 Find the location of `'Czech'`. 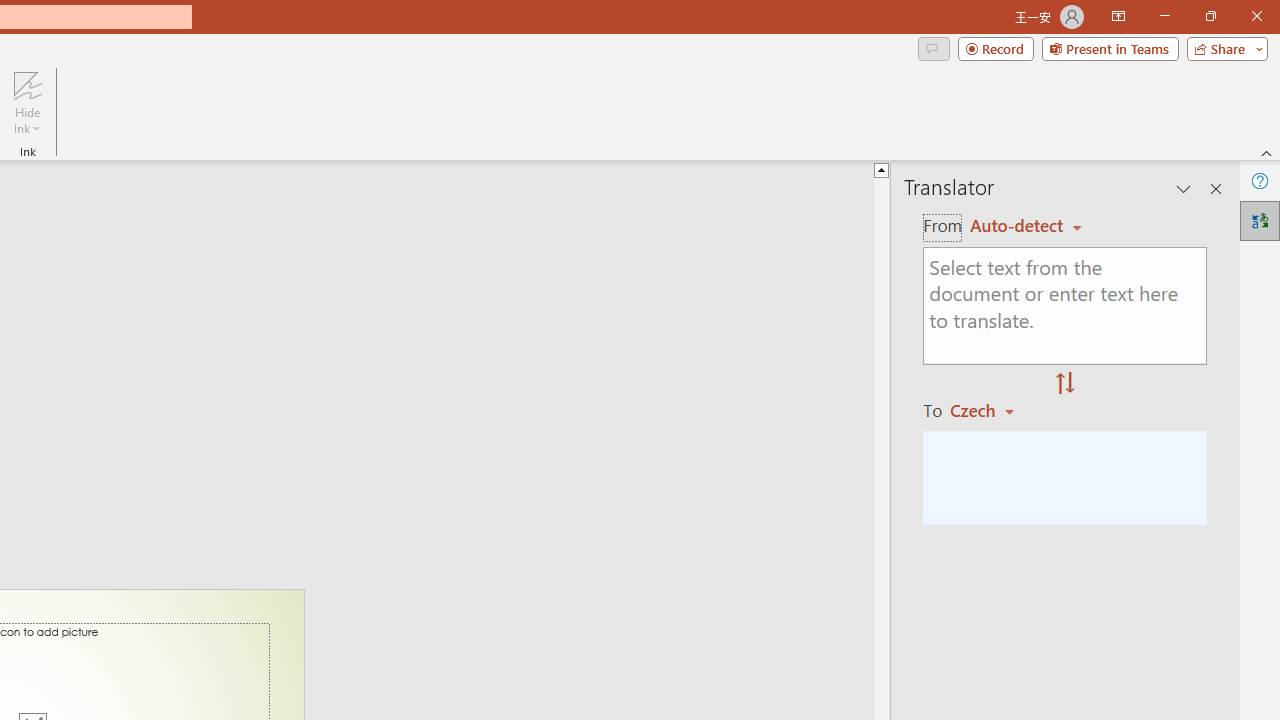

'Czech' is located at coordinates (991, 409).